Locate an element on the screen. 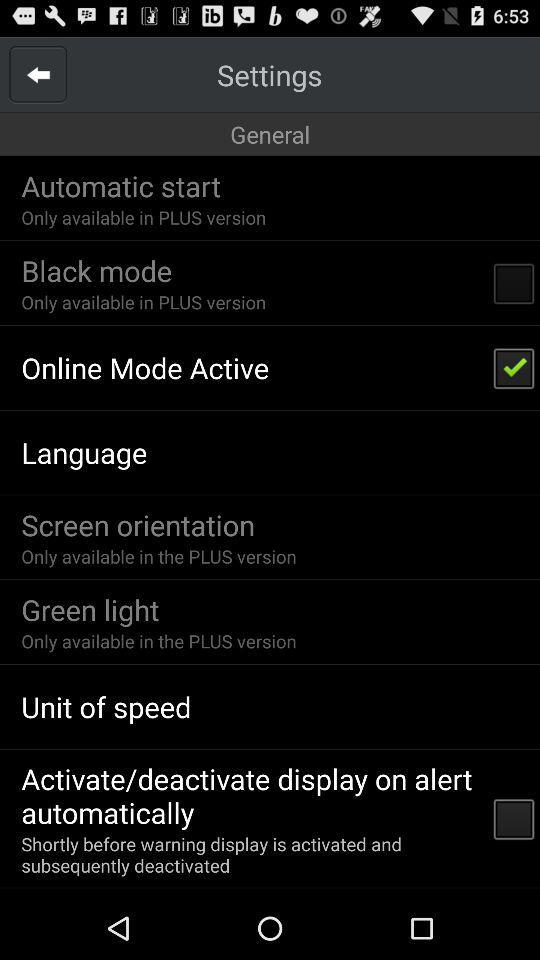 The height and width of the screenshot is (960, 540). go back is located at coordinates (38, 74).